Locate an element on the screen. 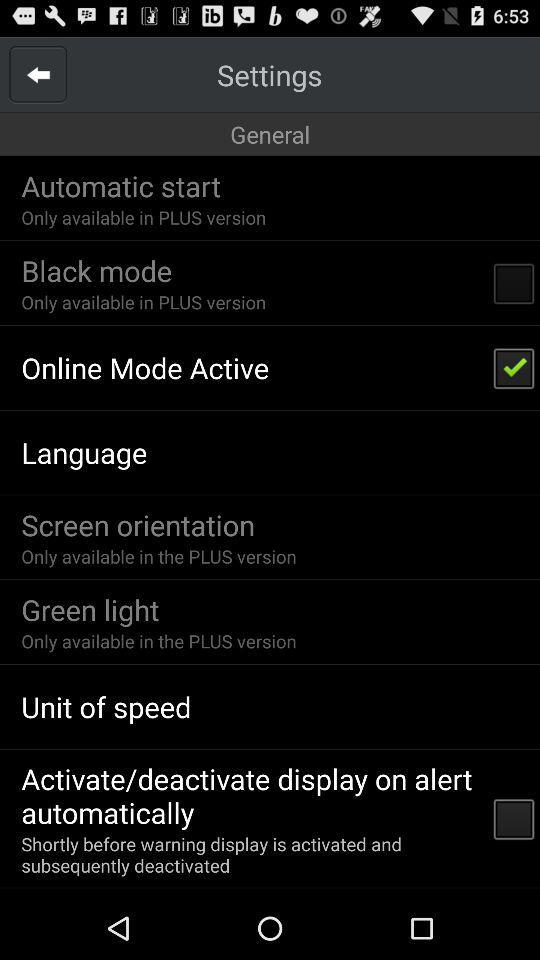 The height and width of the screenshot is (960, 540). go back is located at coordinates (38, 74).